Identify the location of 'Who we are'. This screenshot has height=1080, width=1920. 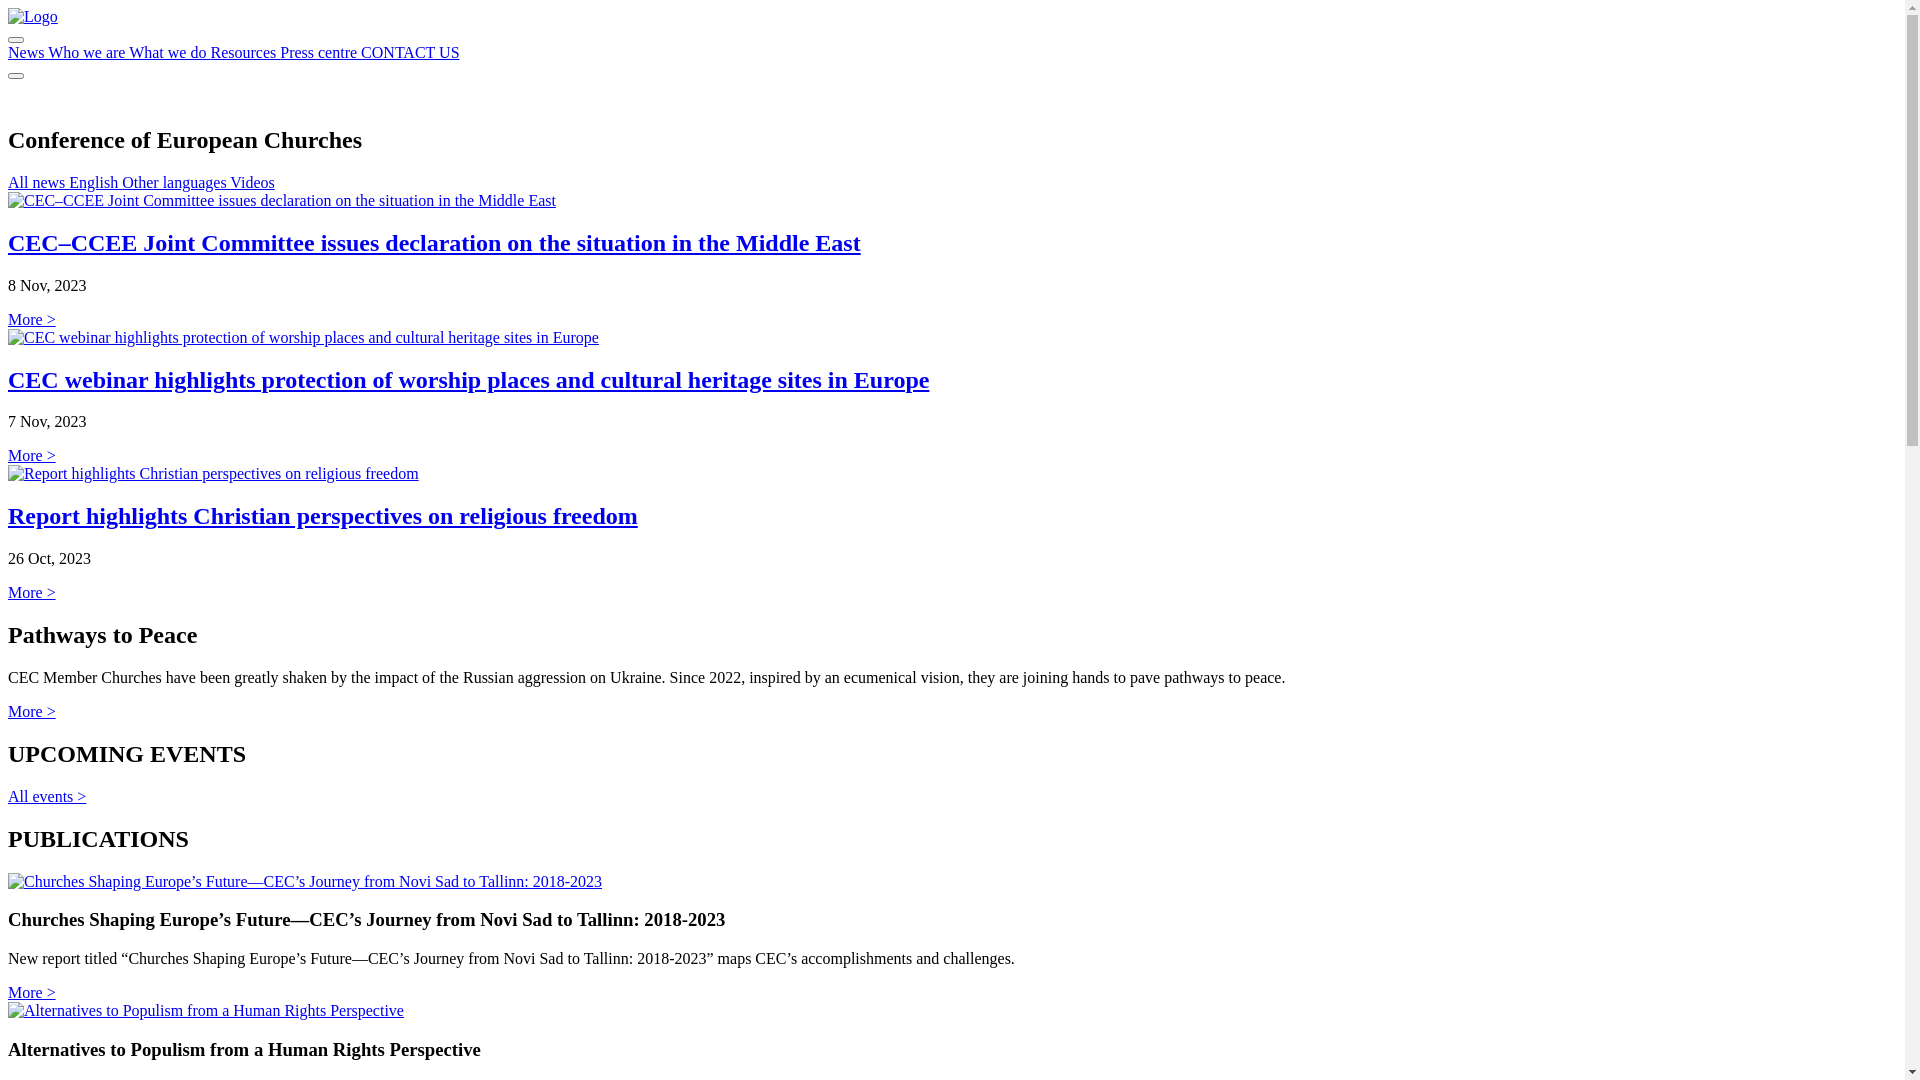
(87, 51).